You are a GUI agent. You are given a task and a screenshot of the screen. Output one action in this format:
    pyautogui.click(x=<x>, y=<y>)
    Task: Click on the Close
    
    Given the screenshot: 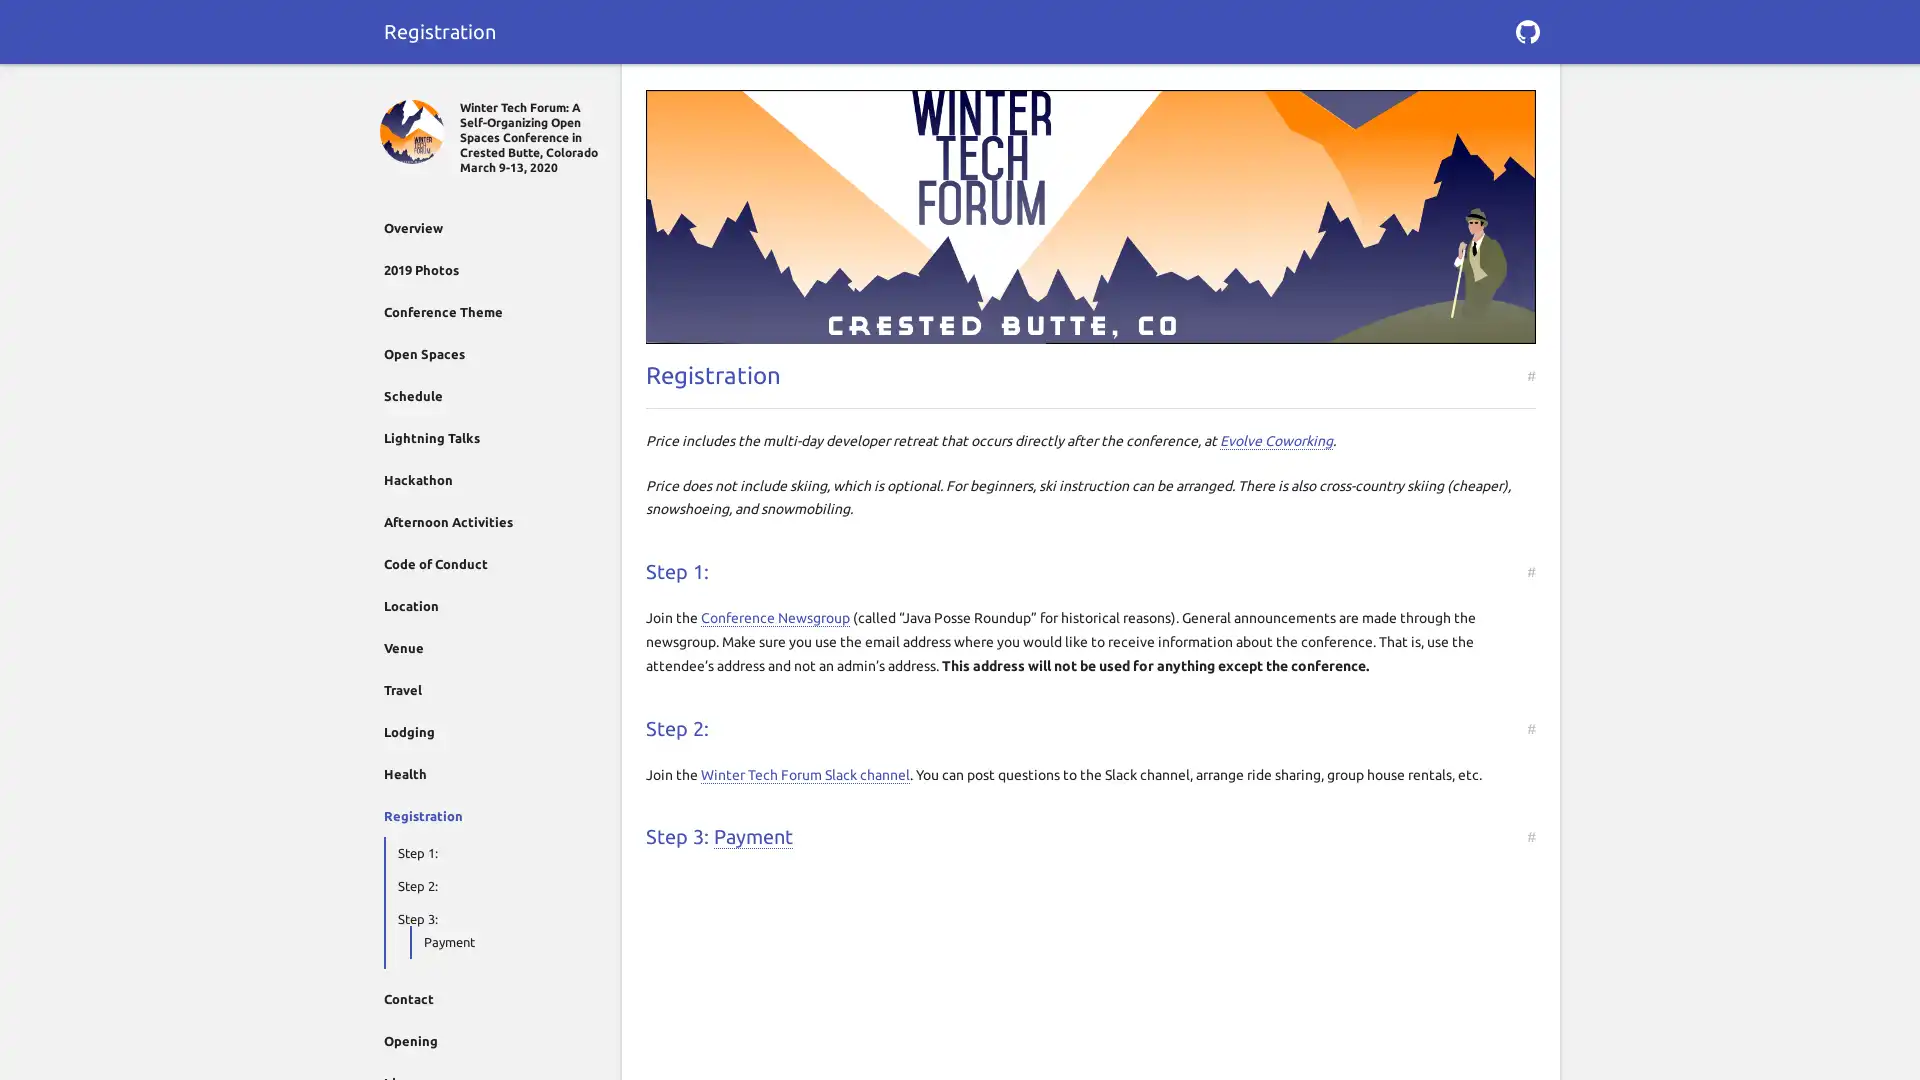 What is the action you would take?
    pyautogui.click(x=392, y=87)
    